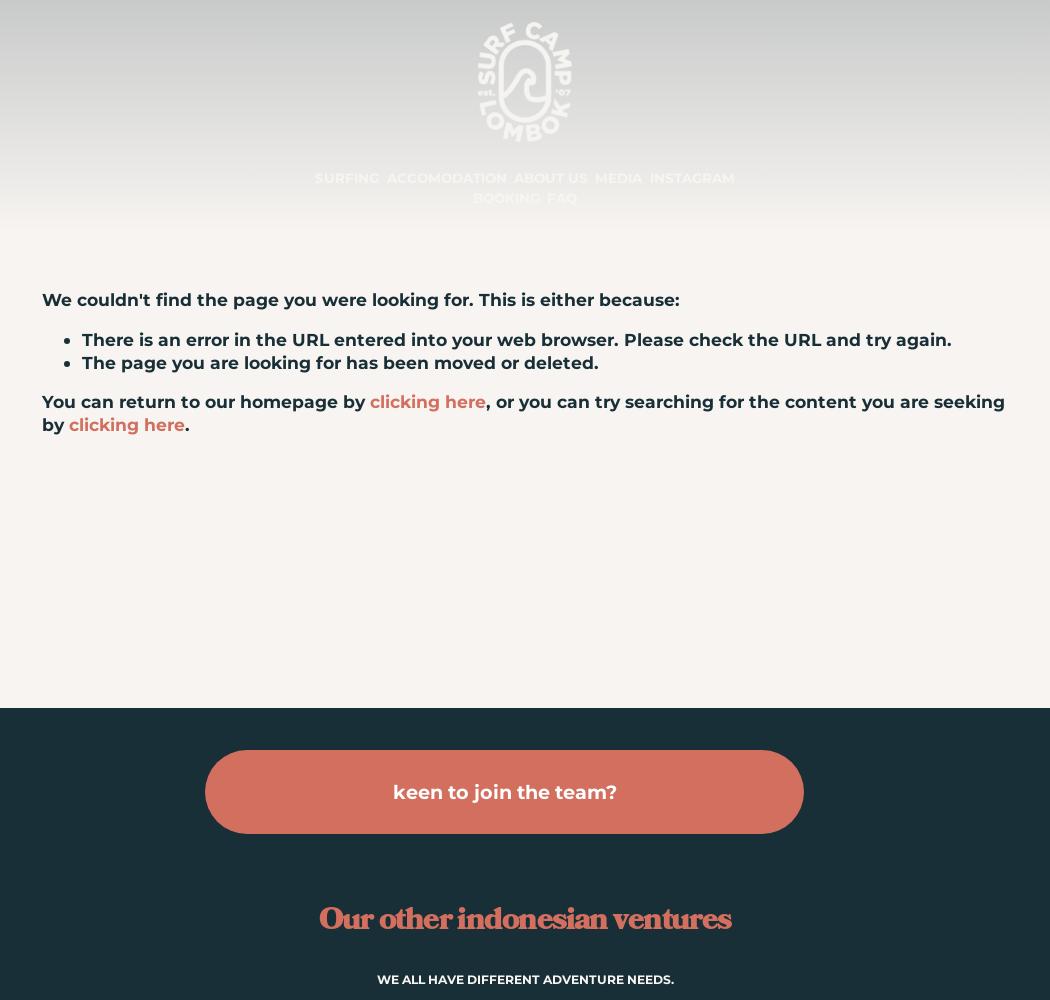 The image size is (1050, 1000). Describe the element at coordinates (618, 178) in the screenshot. I see `'MEDIA'` at that location.